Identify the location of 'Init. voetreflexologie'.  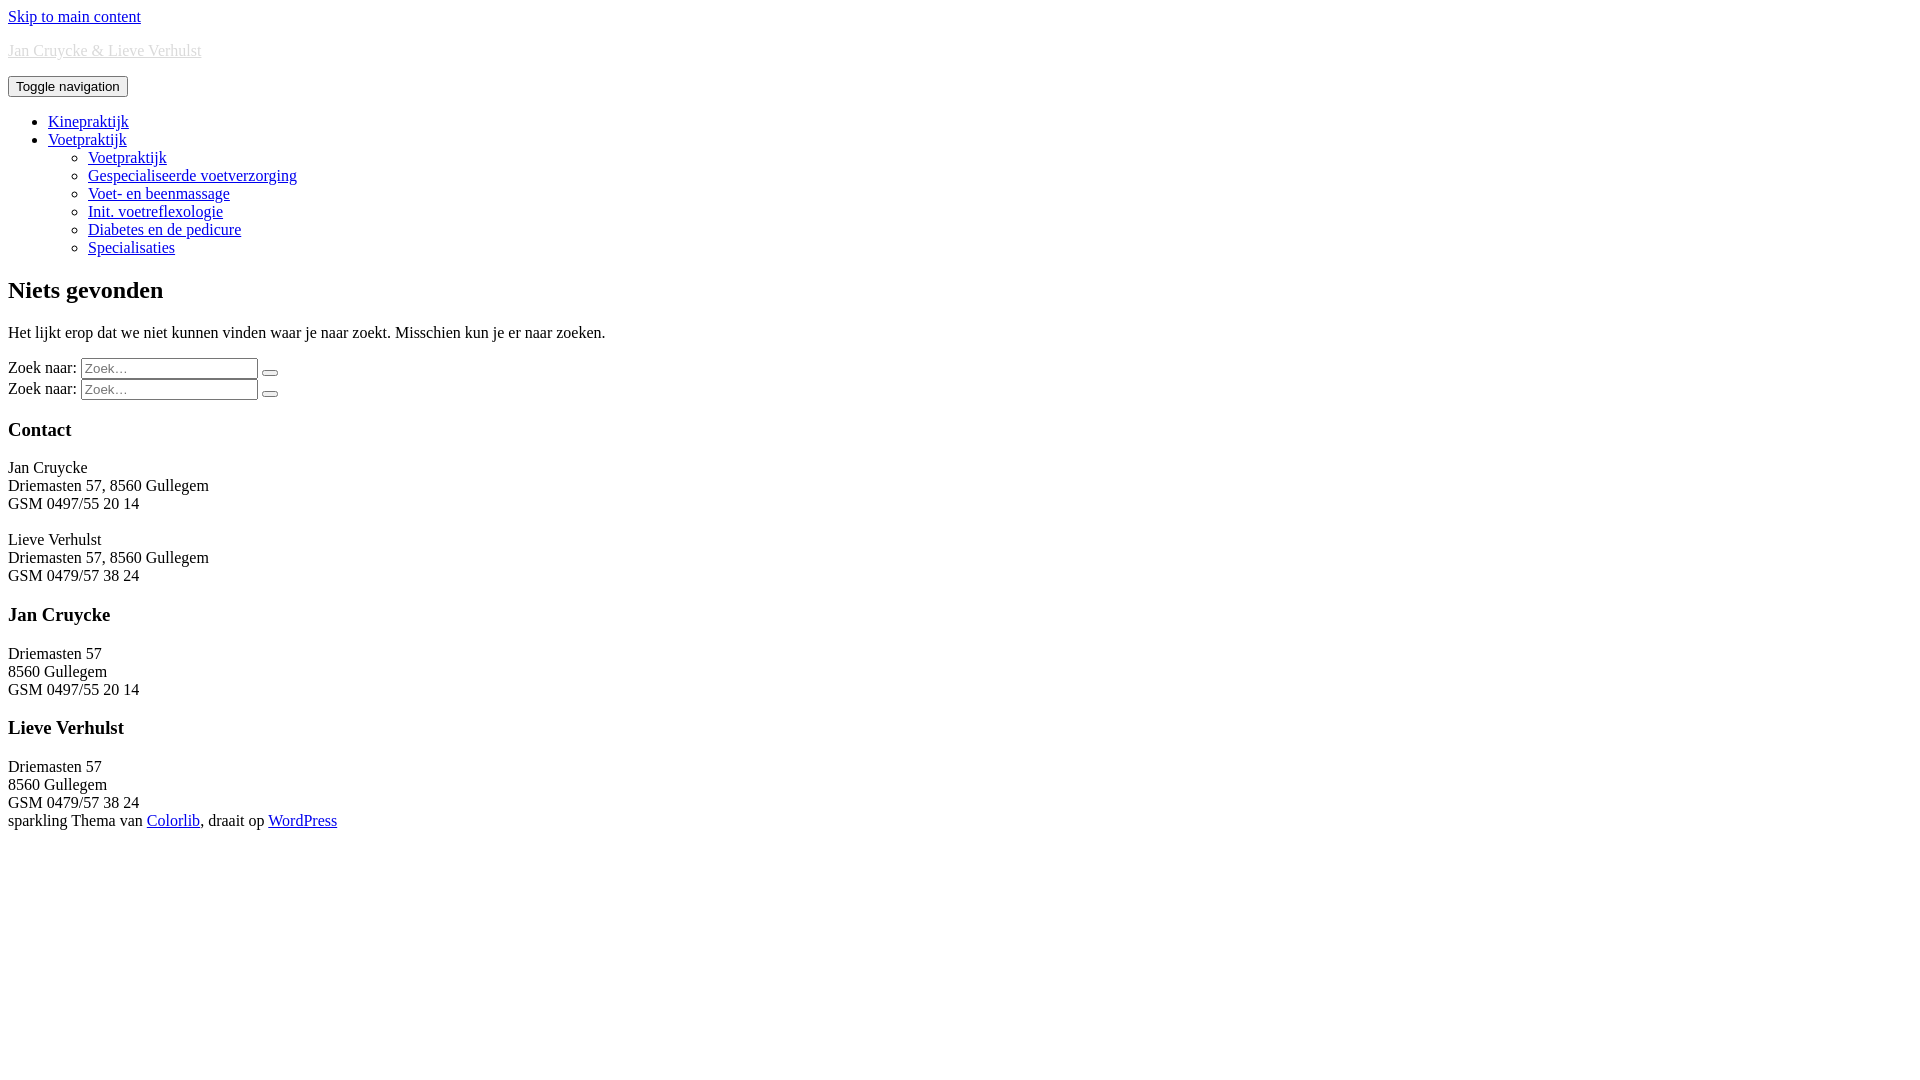
(154, 211).